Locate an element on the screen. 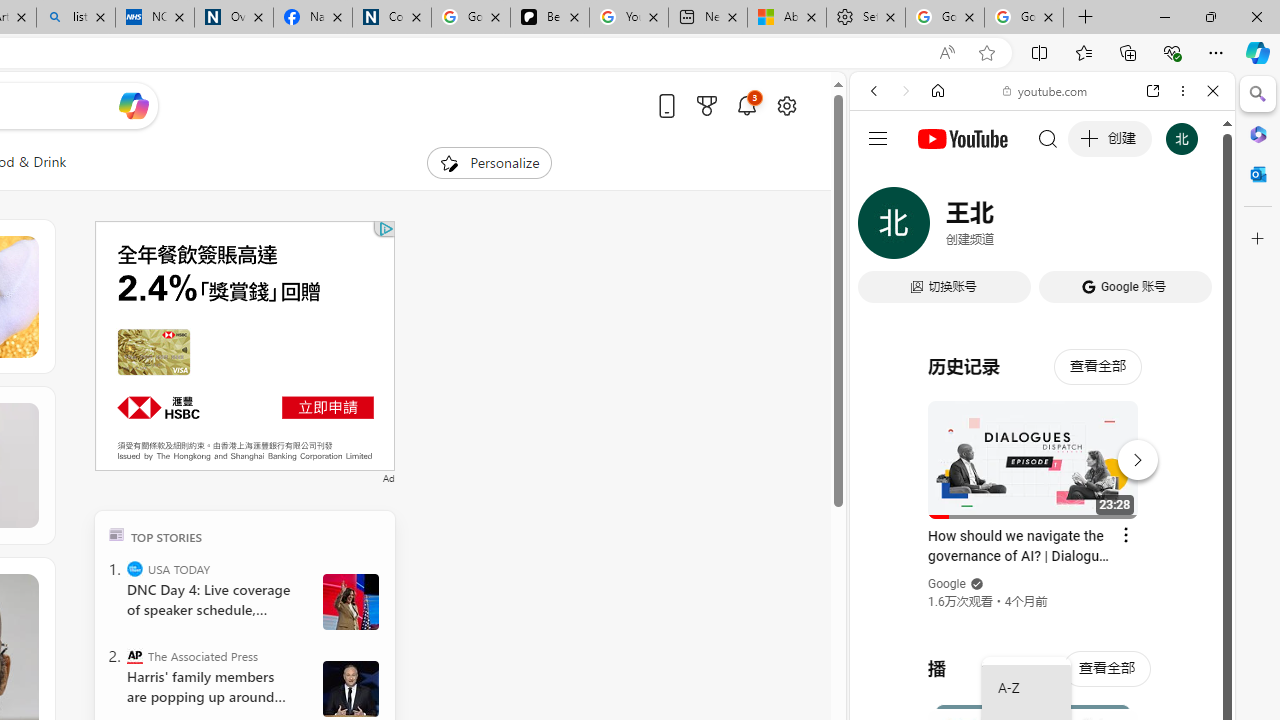 The height and width of the screenshot is (720, 1280). 'Class: b_serphb' is located at coordinates (1190, 229).